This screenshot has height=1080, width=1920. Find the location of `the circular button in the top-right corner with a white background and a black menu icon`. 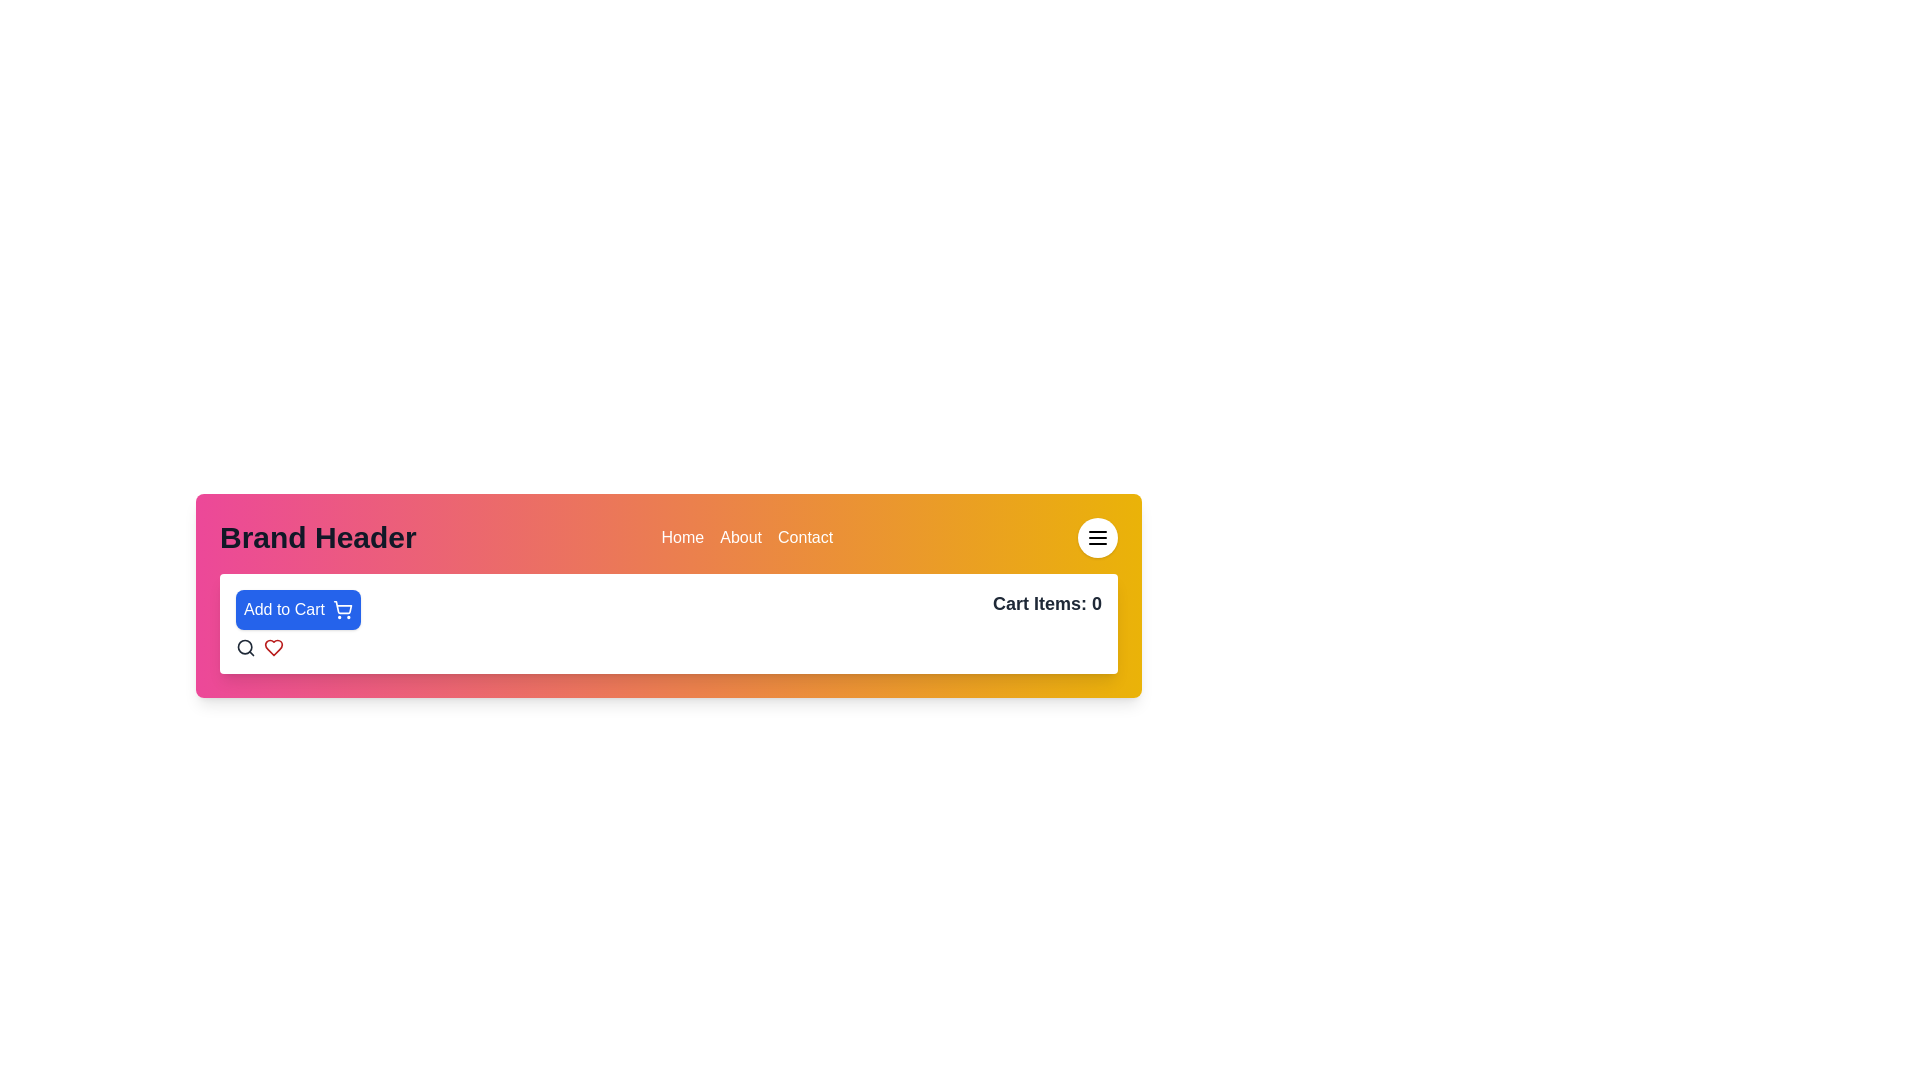

the circular button in the top-right corner with a white background and a black menu icon is located at coordinates (1097, 536).